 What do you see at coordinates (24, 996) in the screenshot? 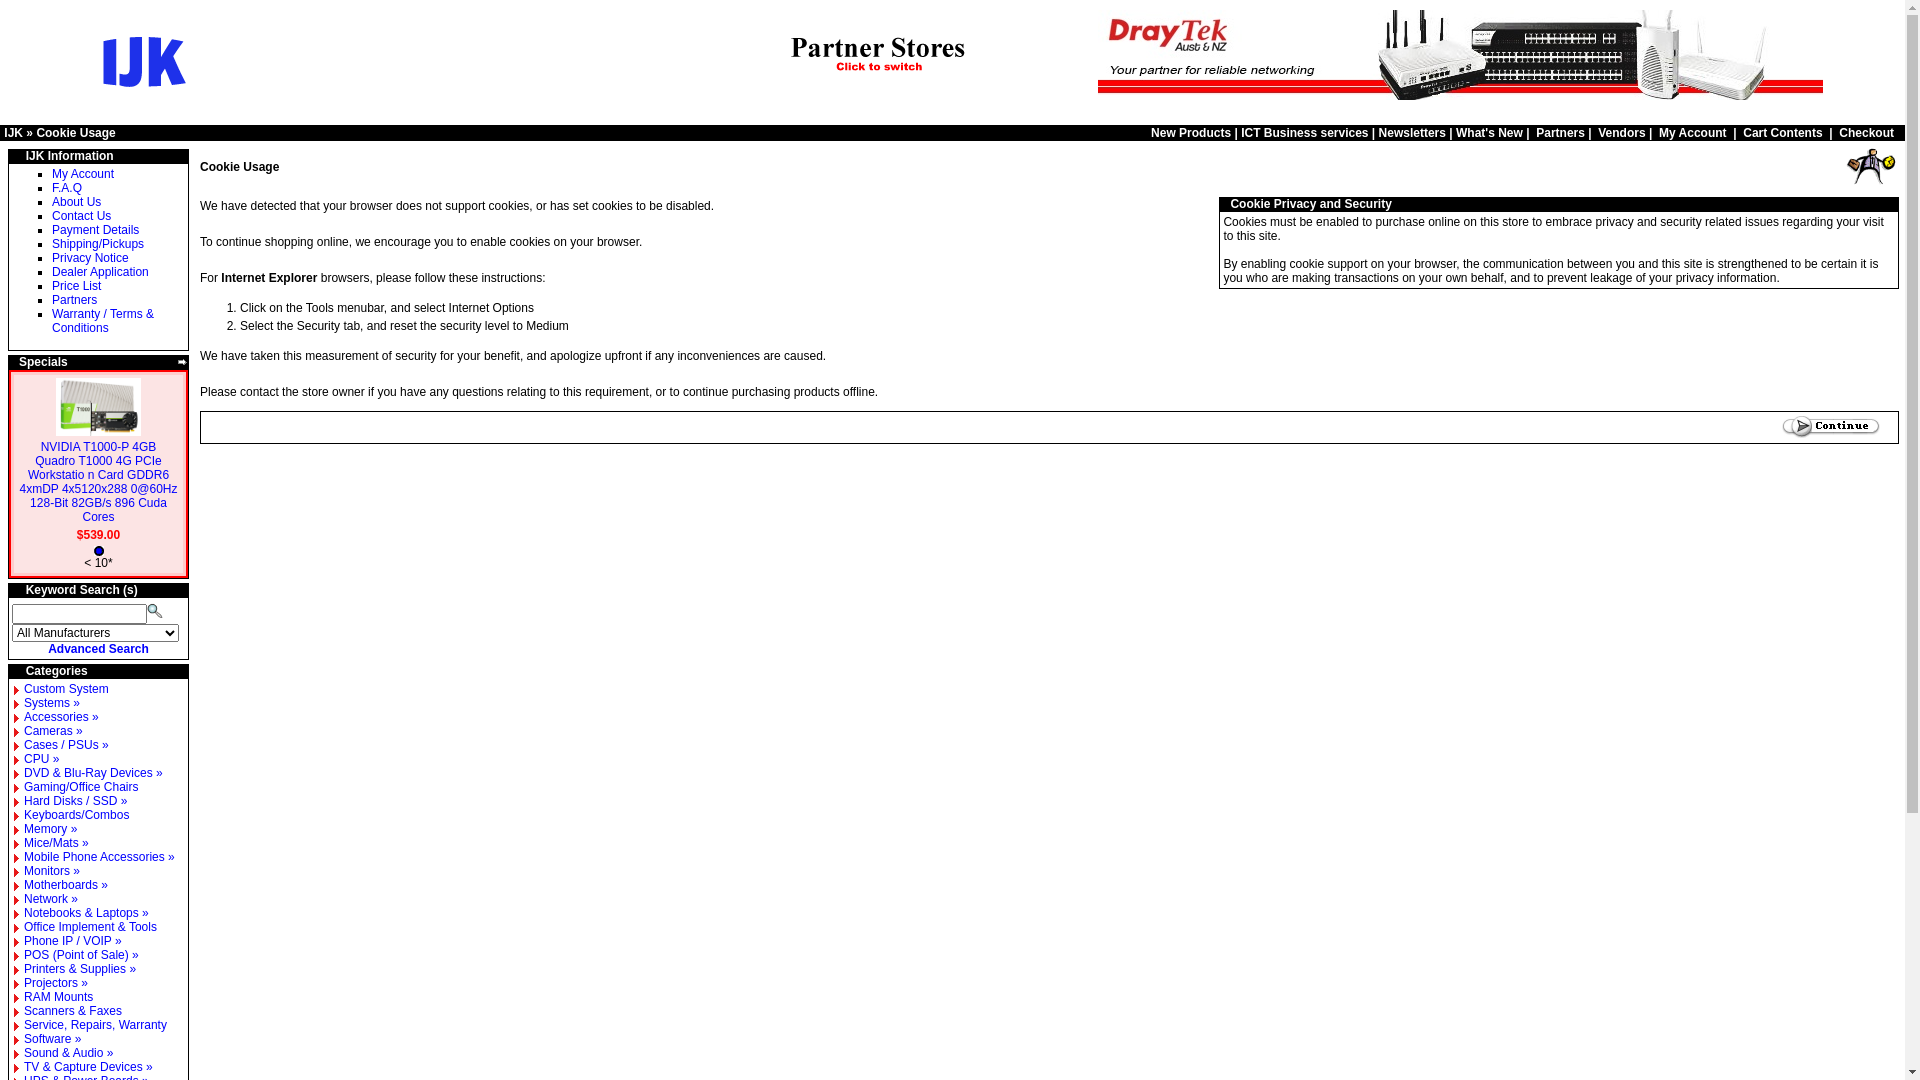
I see `'RAM Mounts'` at bounding box center [24, 996].